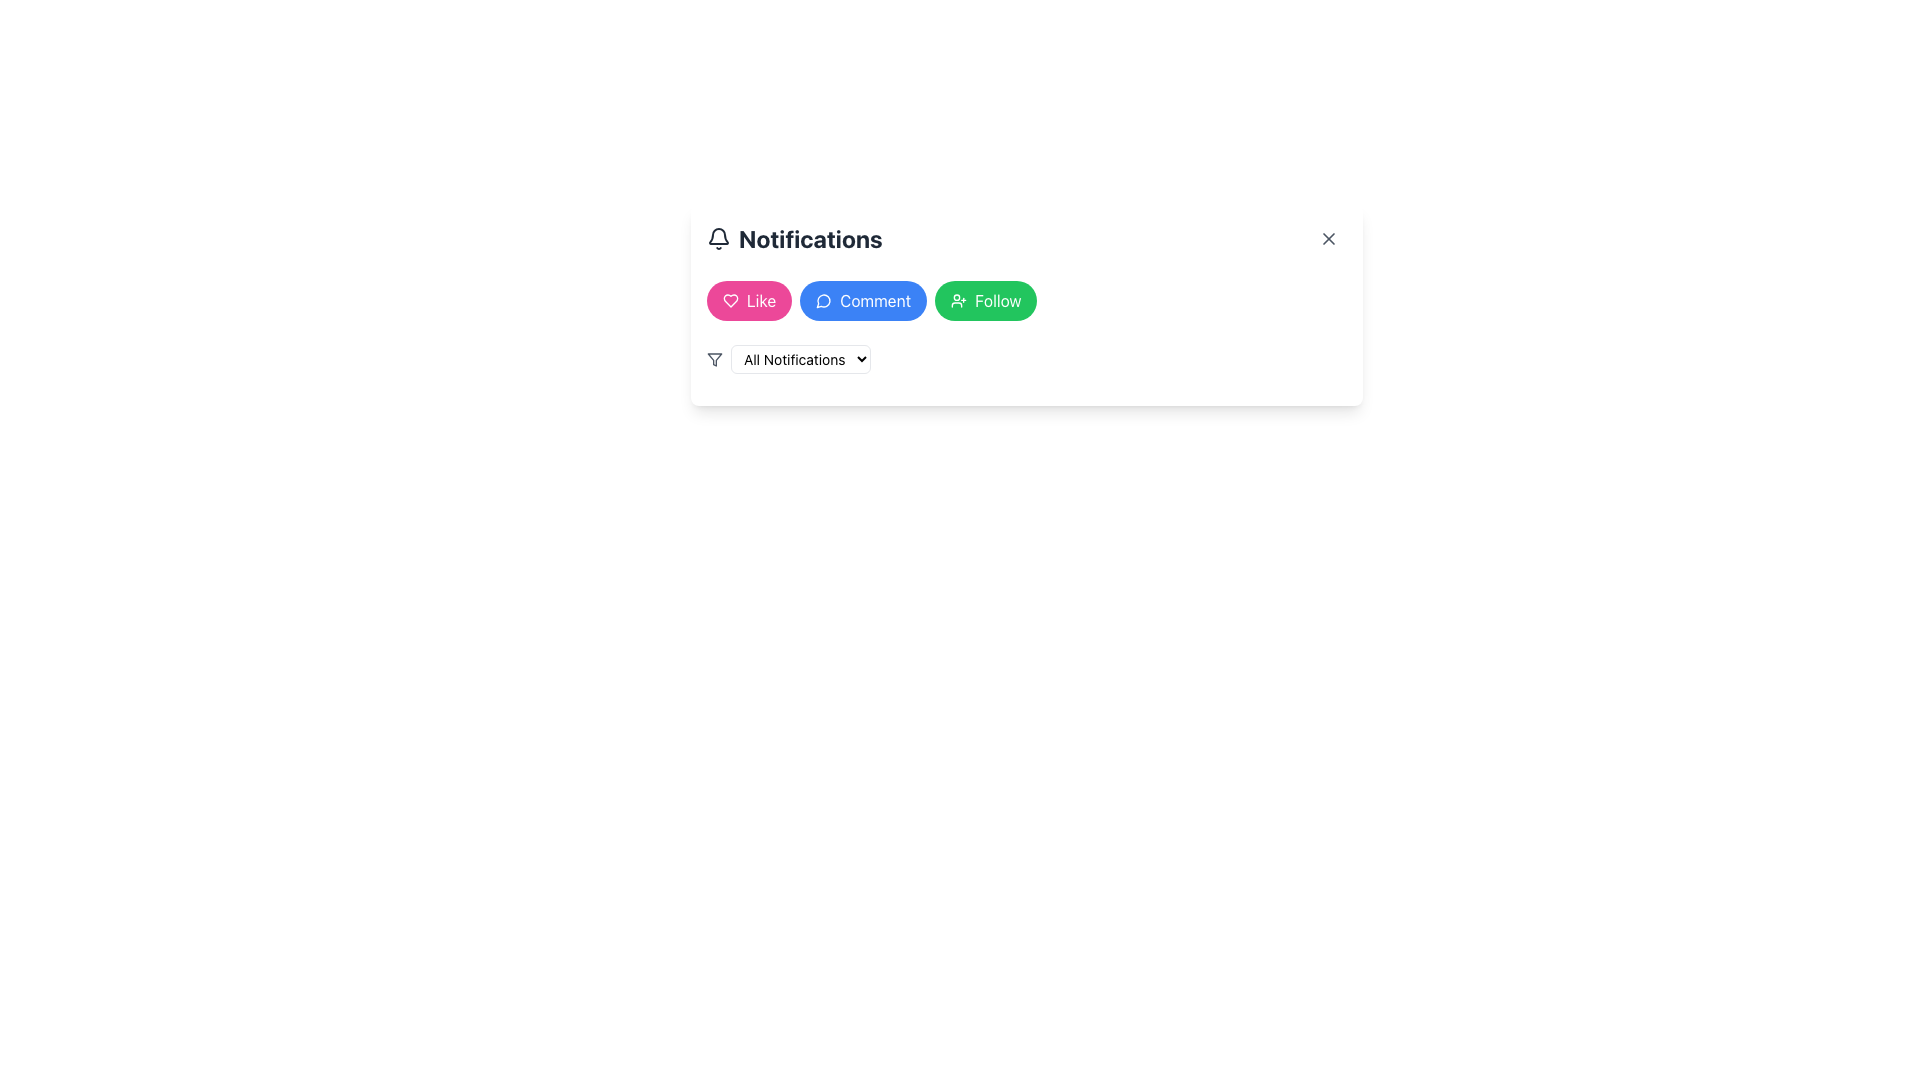 This screenshot has width=1920, height=1080. Describe the element at coordinates (719, 235) in the screenshot. I see `the bell-shaped notification icon located to the immediate left of the 'Notifications' title text in the header section` at that location.